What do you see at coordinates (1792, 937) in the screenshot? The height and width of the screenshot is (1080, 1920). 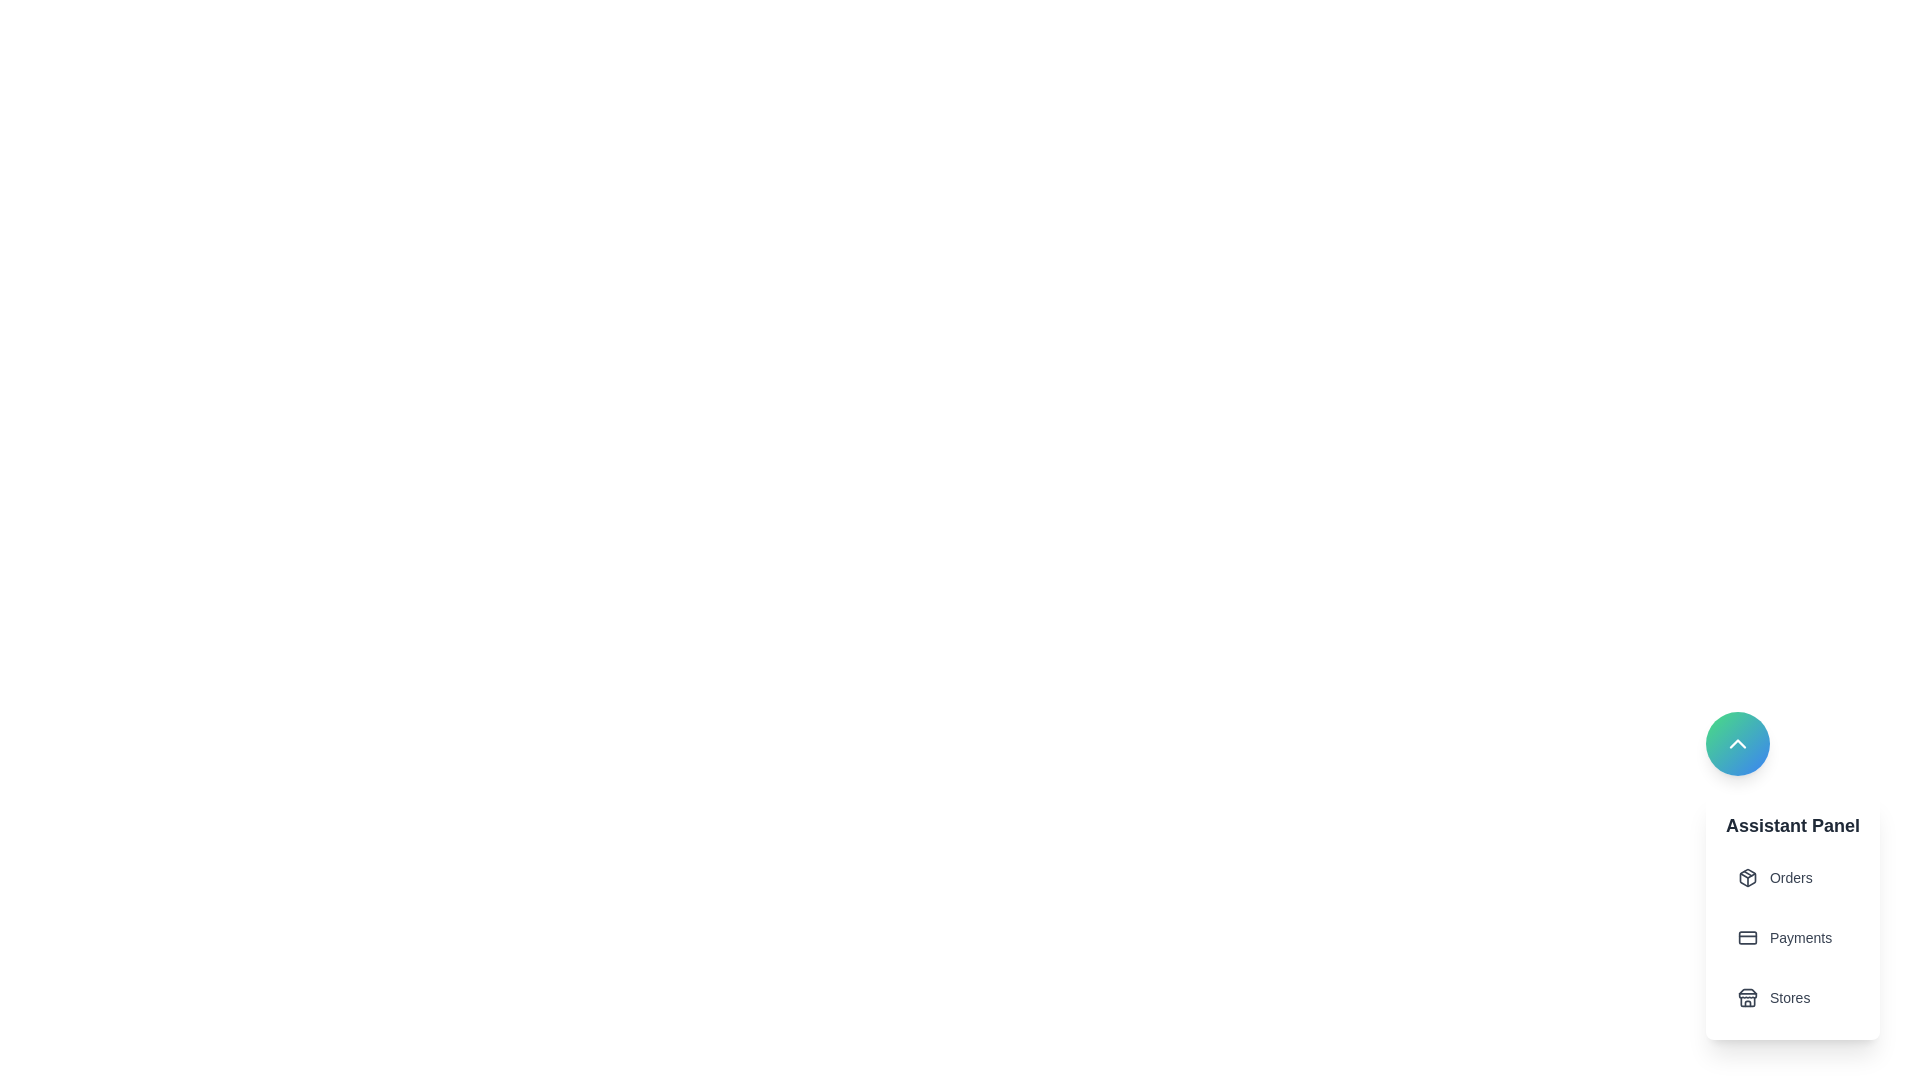 I see `the Payments from the assistant panel` at bounding box center [1792, 937].